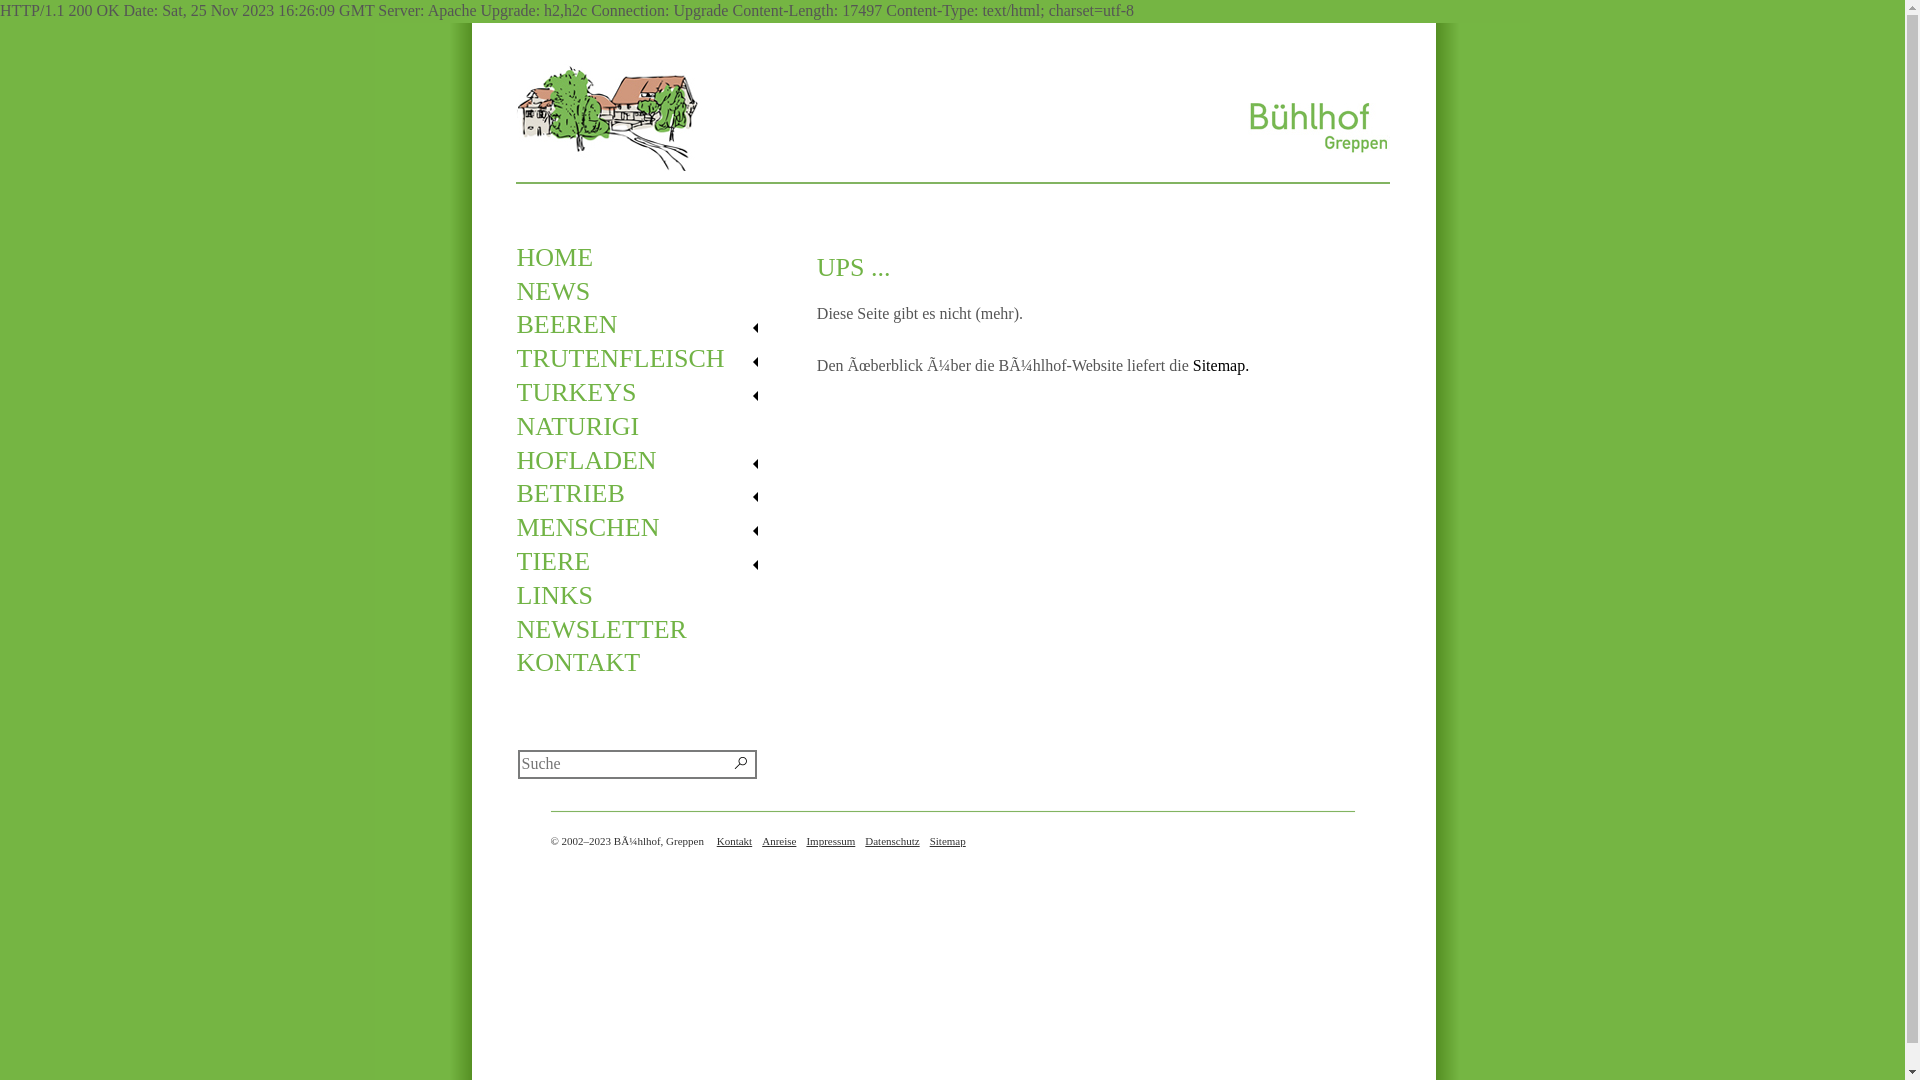 The image size is (1920, 1080). I want to click on 'TURKEYS', so click(645, 393).